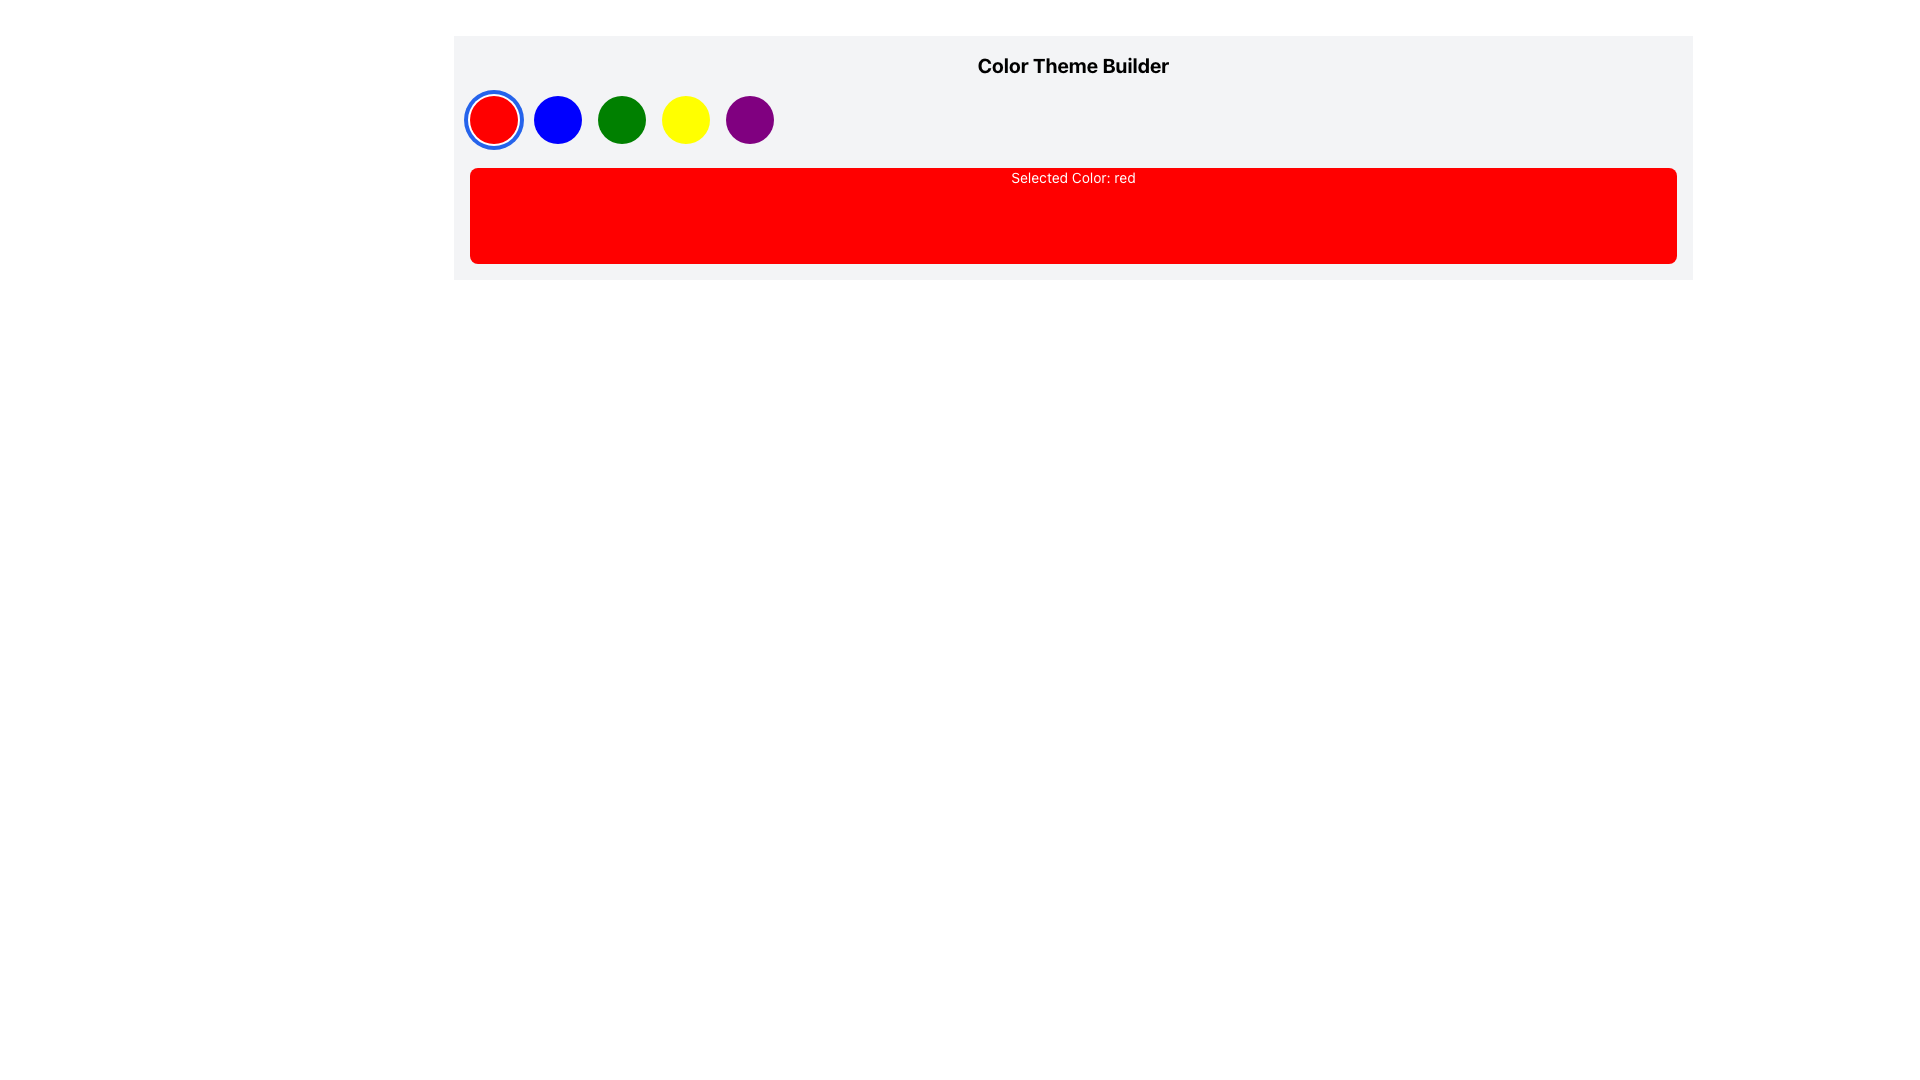 The height and width of the screenshot is (1080, 1920). What do you see at coordinates (1072, 64) in the screenshot?
I see `the bold text heading 'Color Theme Builder' which is positioned at the top of its section, above a row of colored circular elements` at bounding box center [1072, 64].